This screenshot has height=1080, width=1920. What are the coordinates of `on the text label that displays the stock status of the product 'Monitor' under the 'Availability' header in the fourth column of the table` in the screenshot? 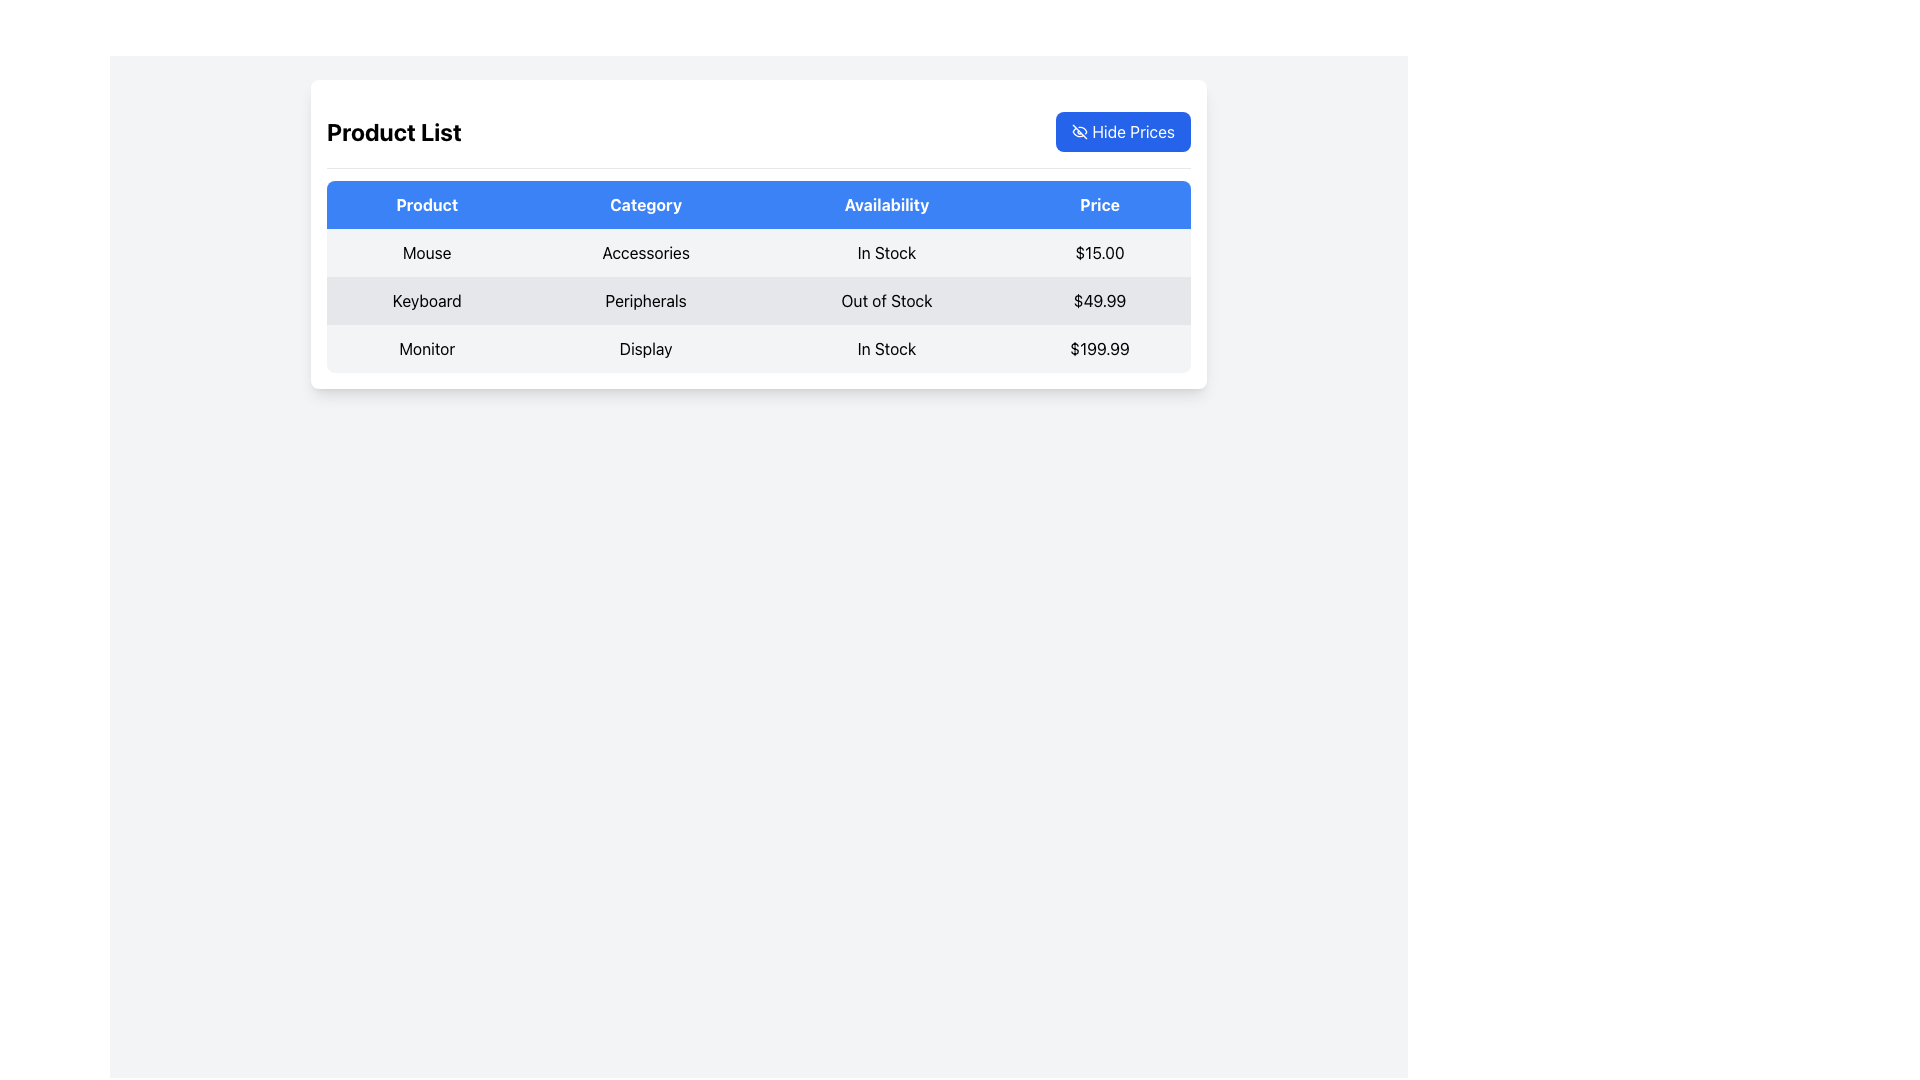 It's located at (886, 347).